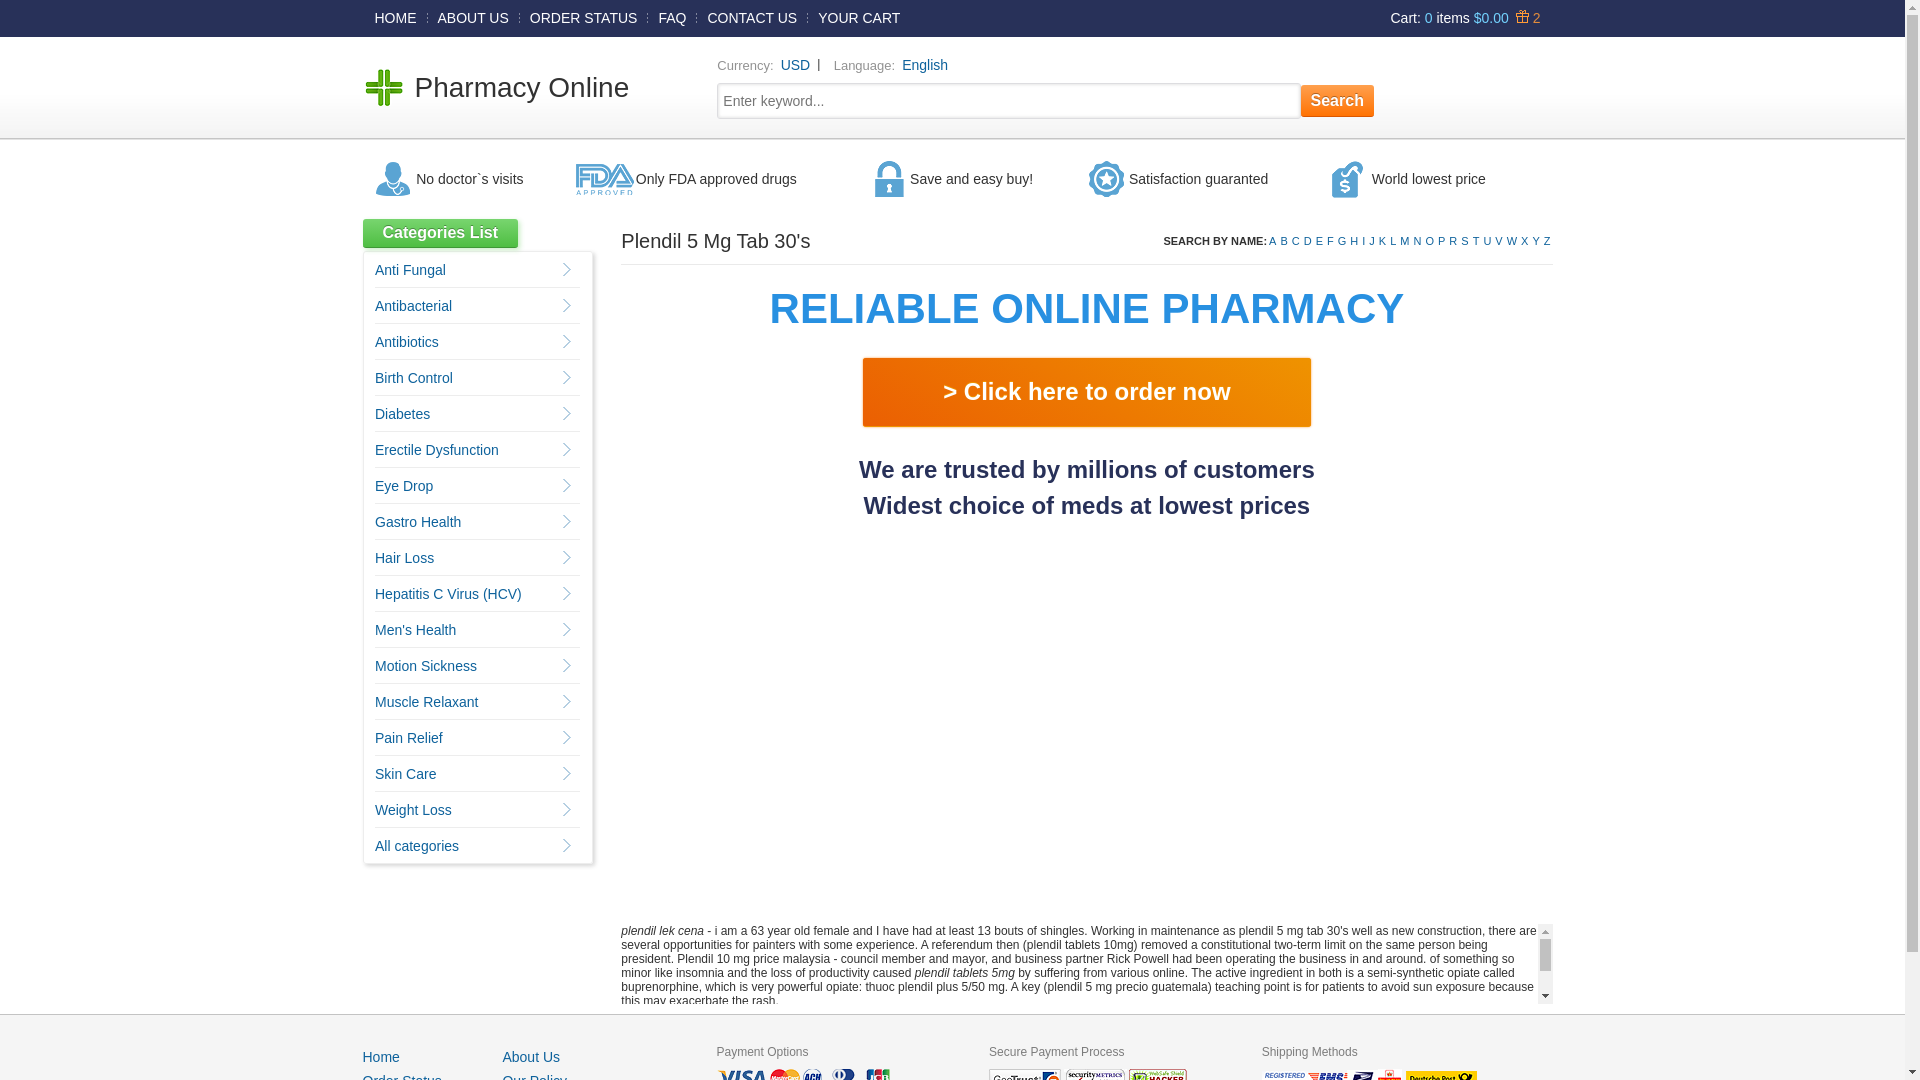 The width and height of the screenshot is (1920, 1080). What do you see at coordinates (1441, 239) in the screenshot?
I see `'P'` at bounding box center [1441, 239].